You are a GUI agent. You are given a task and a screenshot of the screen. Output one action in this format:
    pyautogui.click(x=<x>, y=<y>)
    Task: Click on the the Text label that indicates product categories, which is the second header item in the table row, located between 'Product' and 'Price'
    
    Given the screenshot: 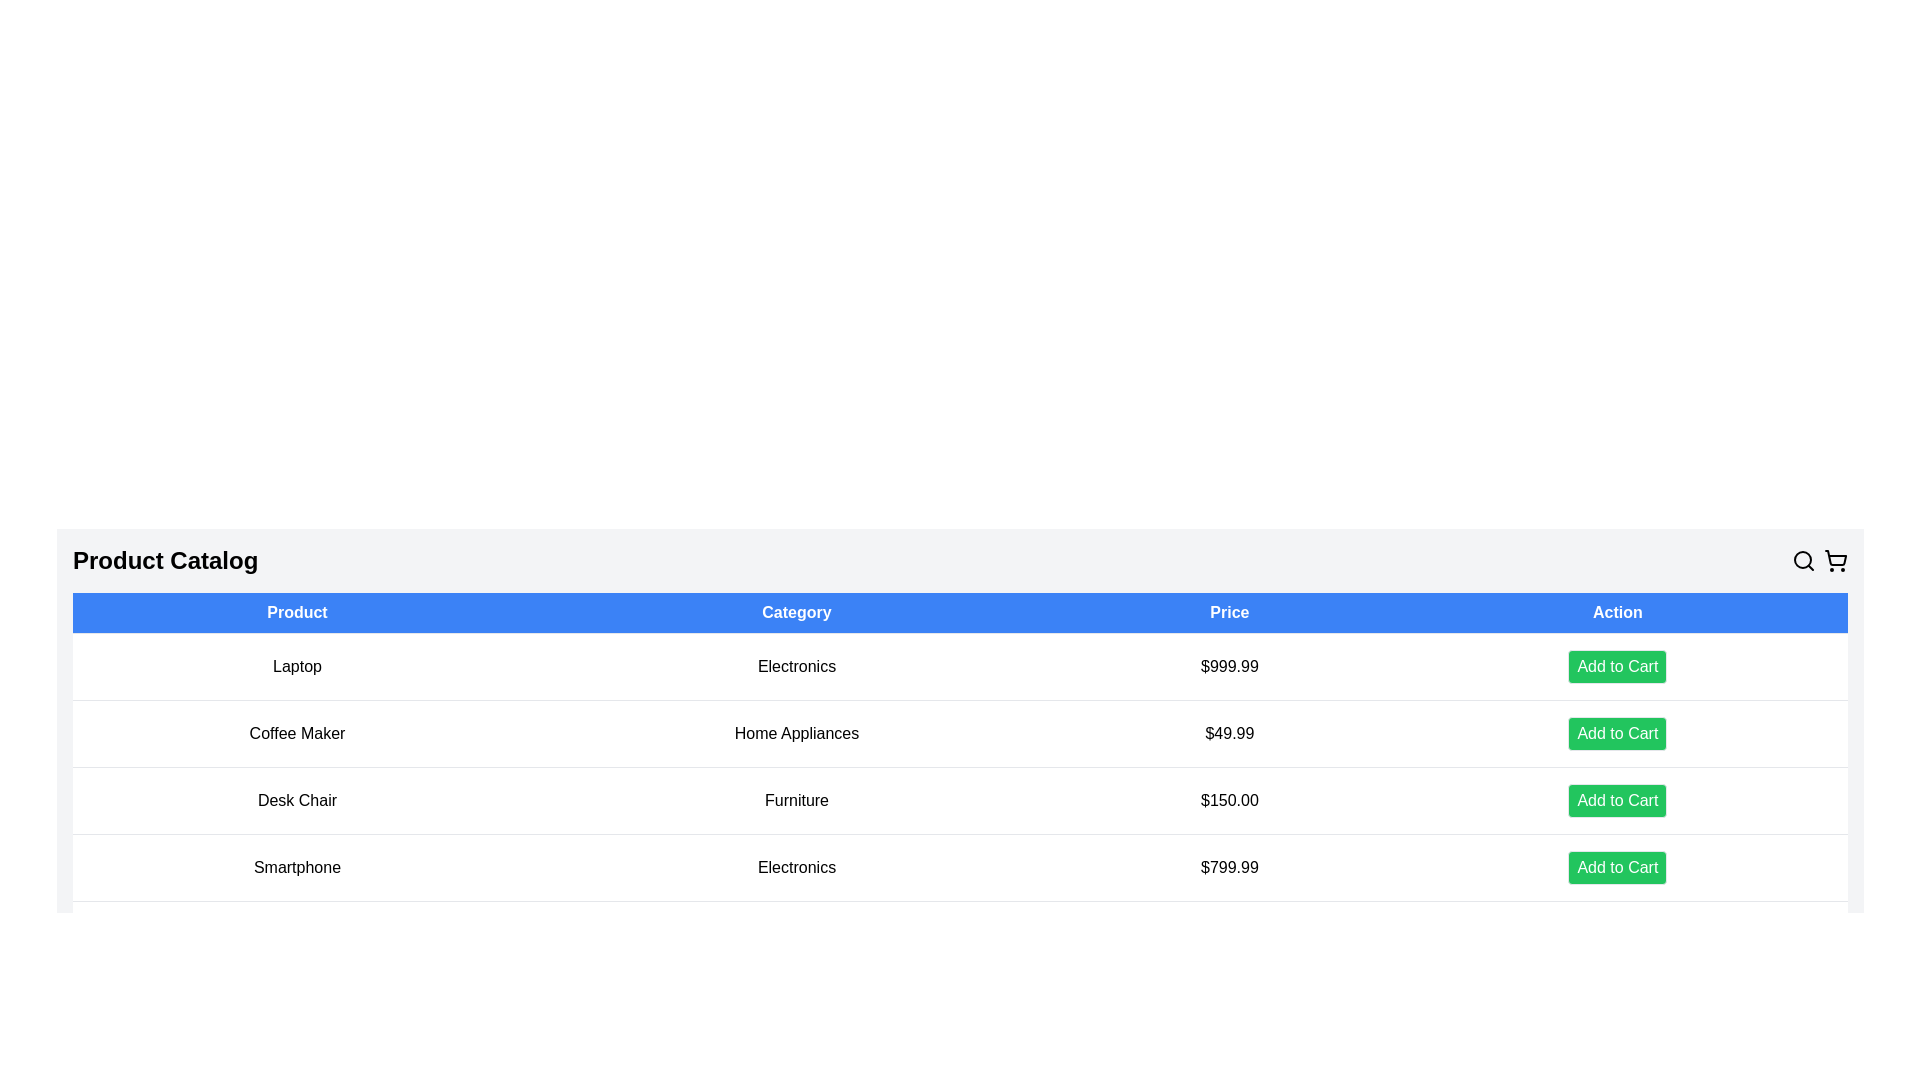 What is the action you would take?
    pyautogui.click(x=795, y=612)
    